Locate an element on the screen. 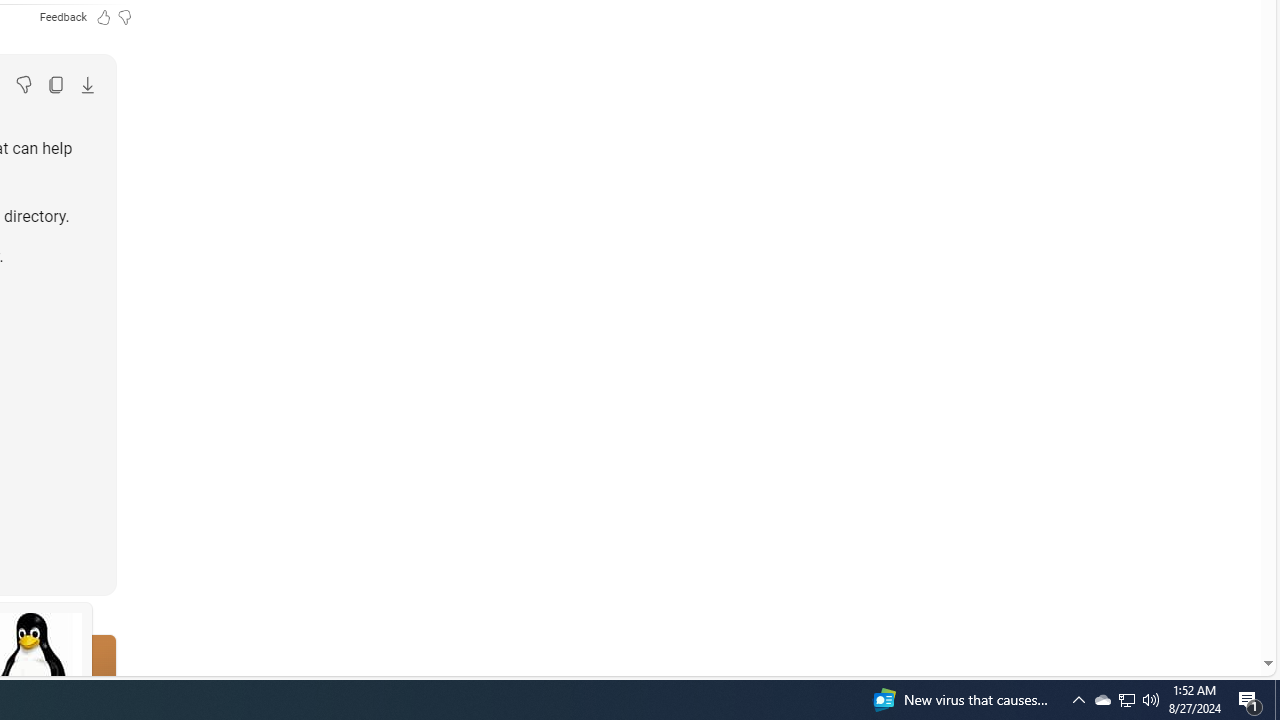 The height and width of the screenshot is (720, 1280). 'Export' is located at coordinates (86, 83).